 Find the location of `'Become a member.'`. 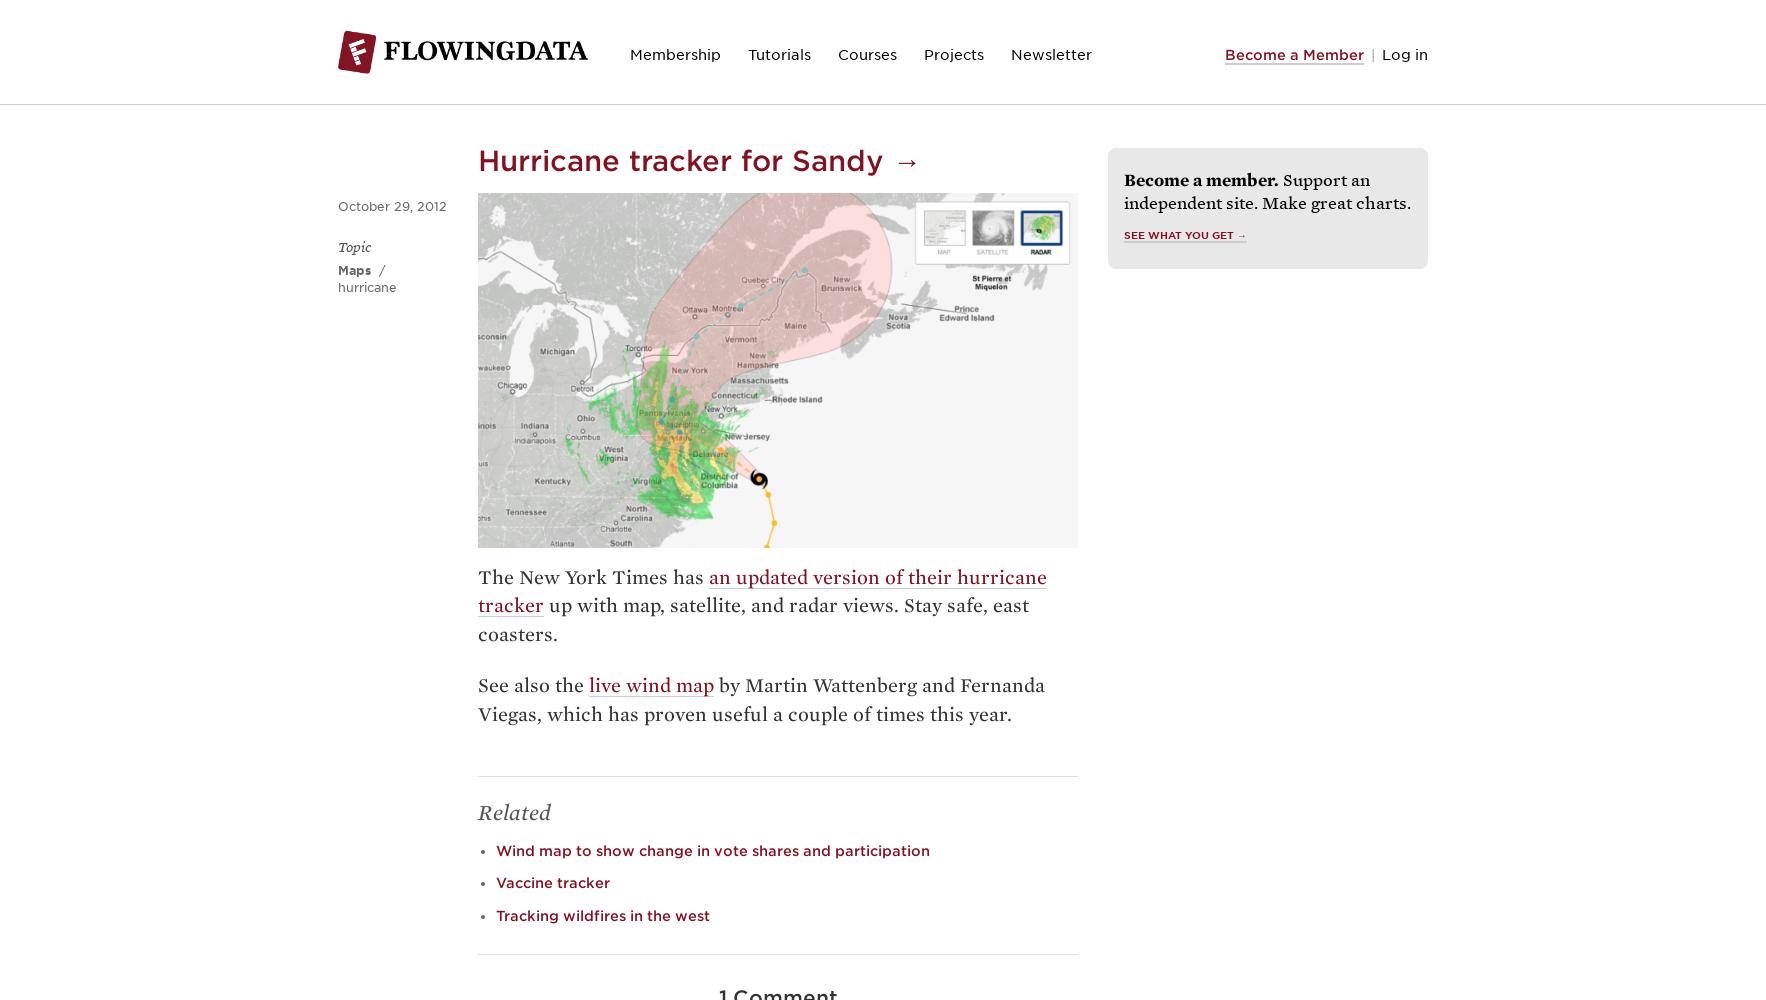

'Become a member.' is located at coordinates (1123, 179).